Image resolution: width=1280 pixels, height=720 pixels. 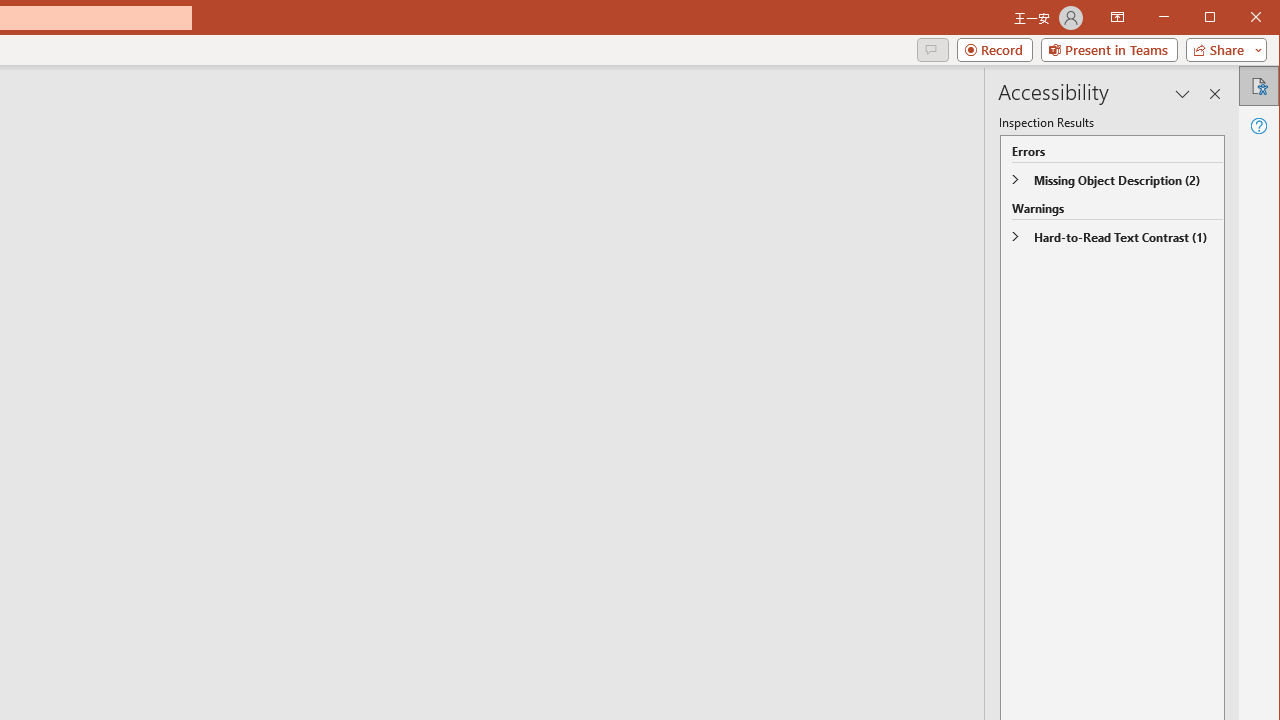 I want to click on 'Present in Teams', so click(x=1108, y=49).